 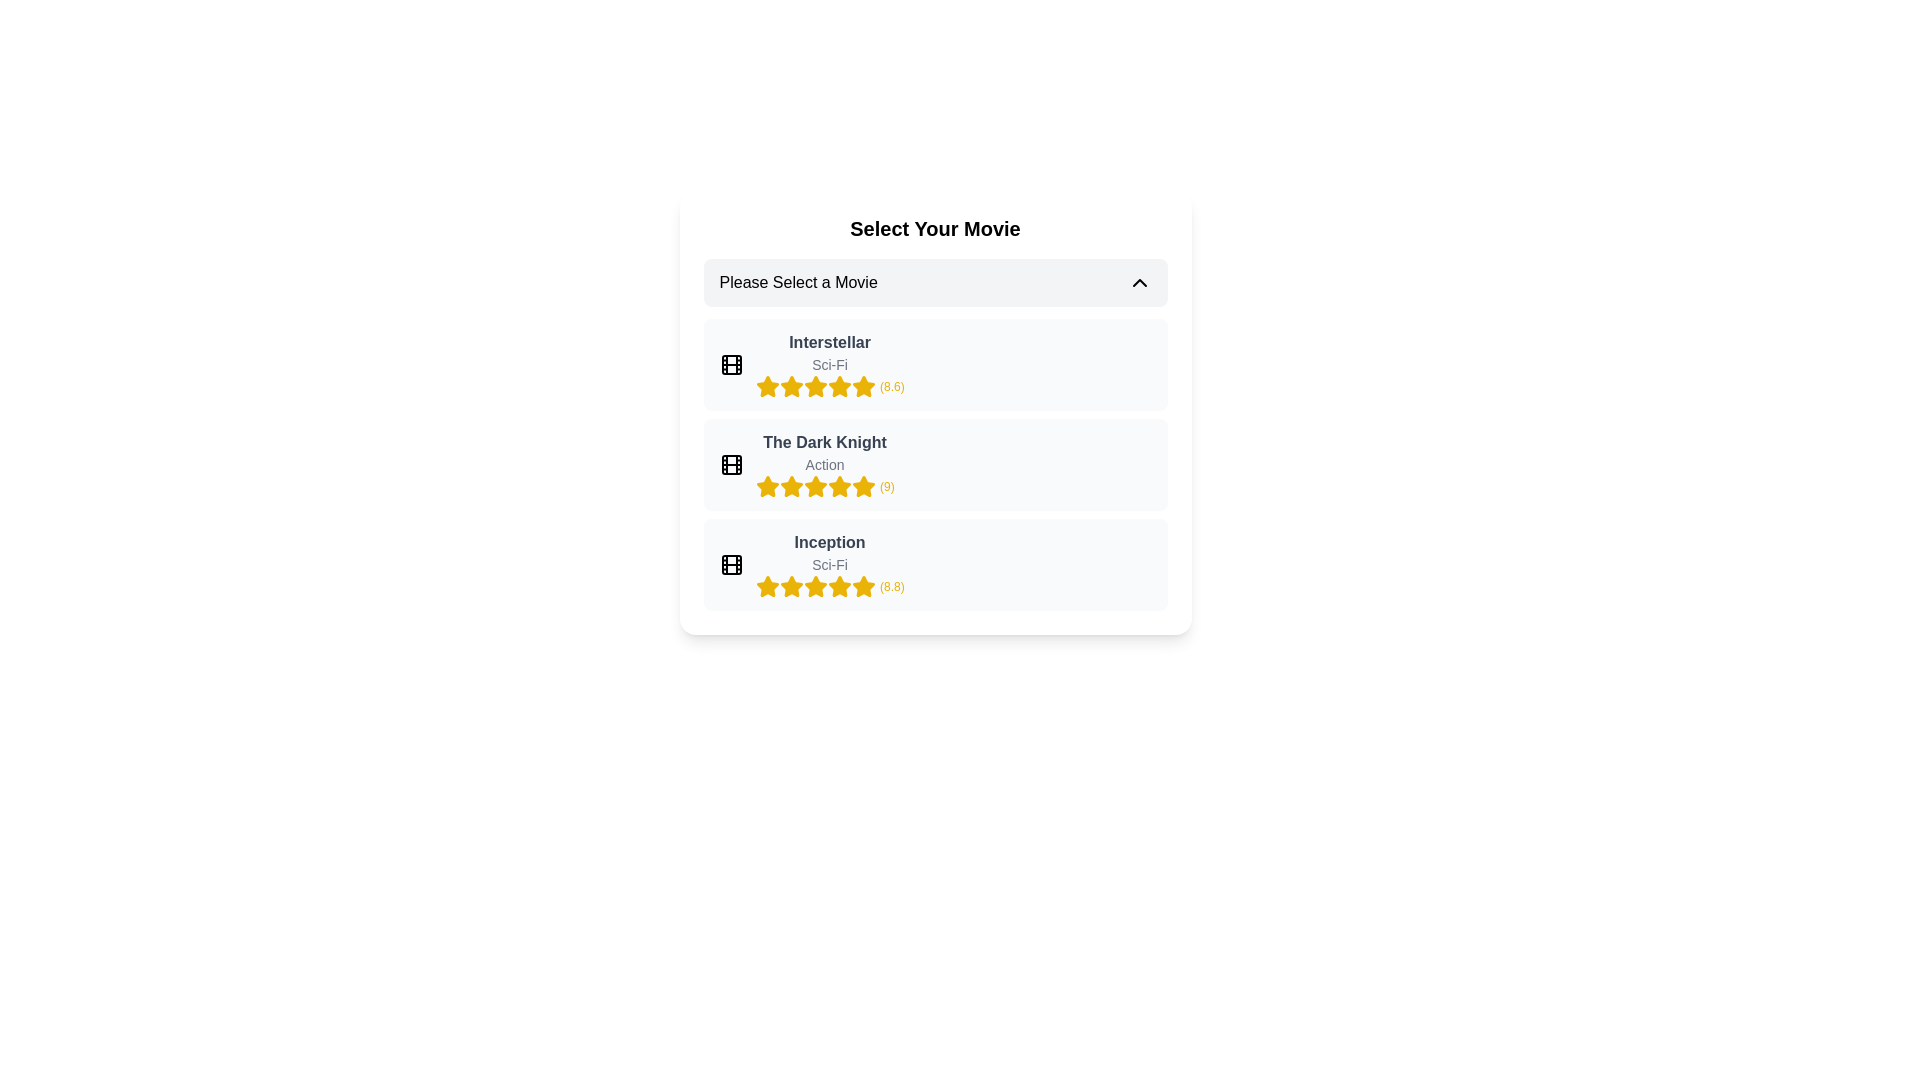 What do you see at coordinates (839, 386) in the screenshot?
I see `the filled golden-yellow star icon representing the rating for the movie 'Interstellar' located next to the rating number '(8.6)' in the dropdown menu titled 'Select Your Movie'` at bounding box center [839, 386].